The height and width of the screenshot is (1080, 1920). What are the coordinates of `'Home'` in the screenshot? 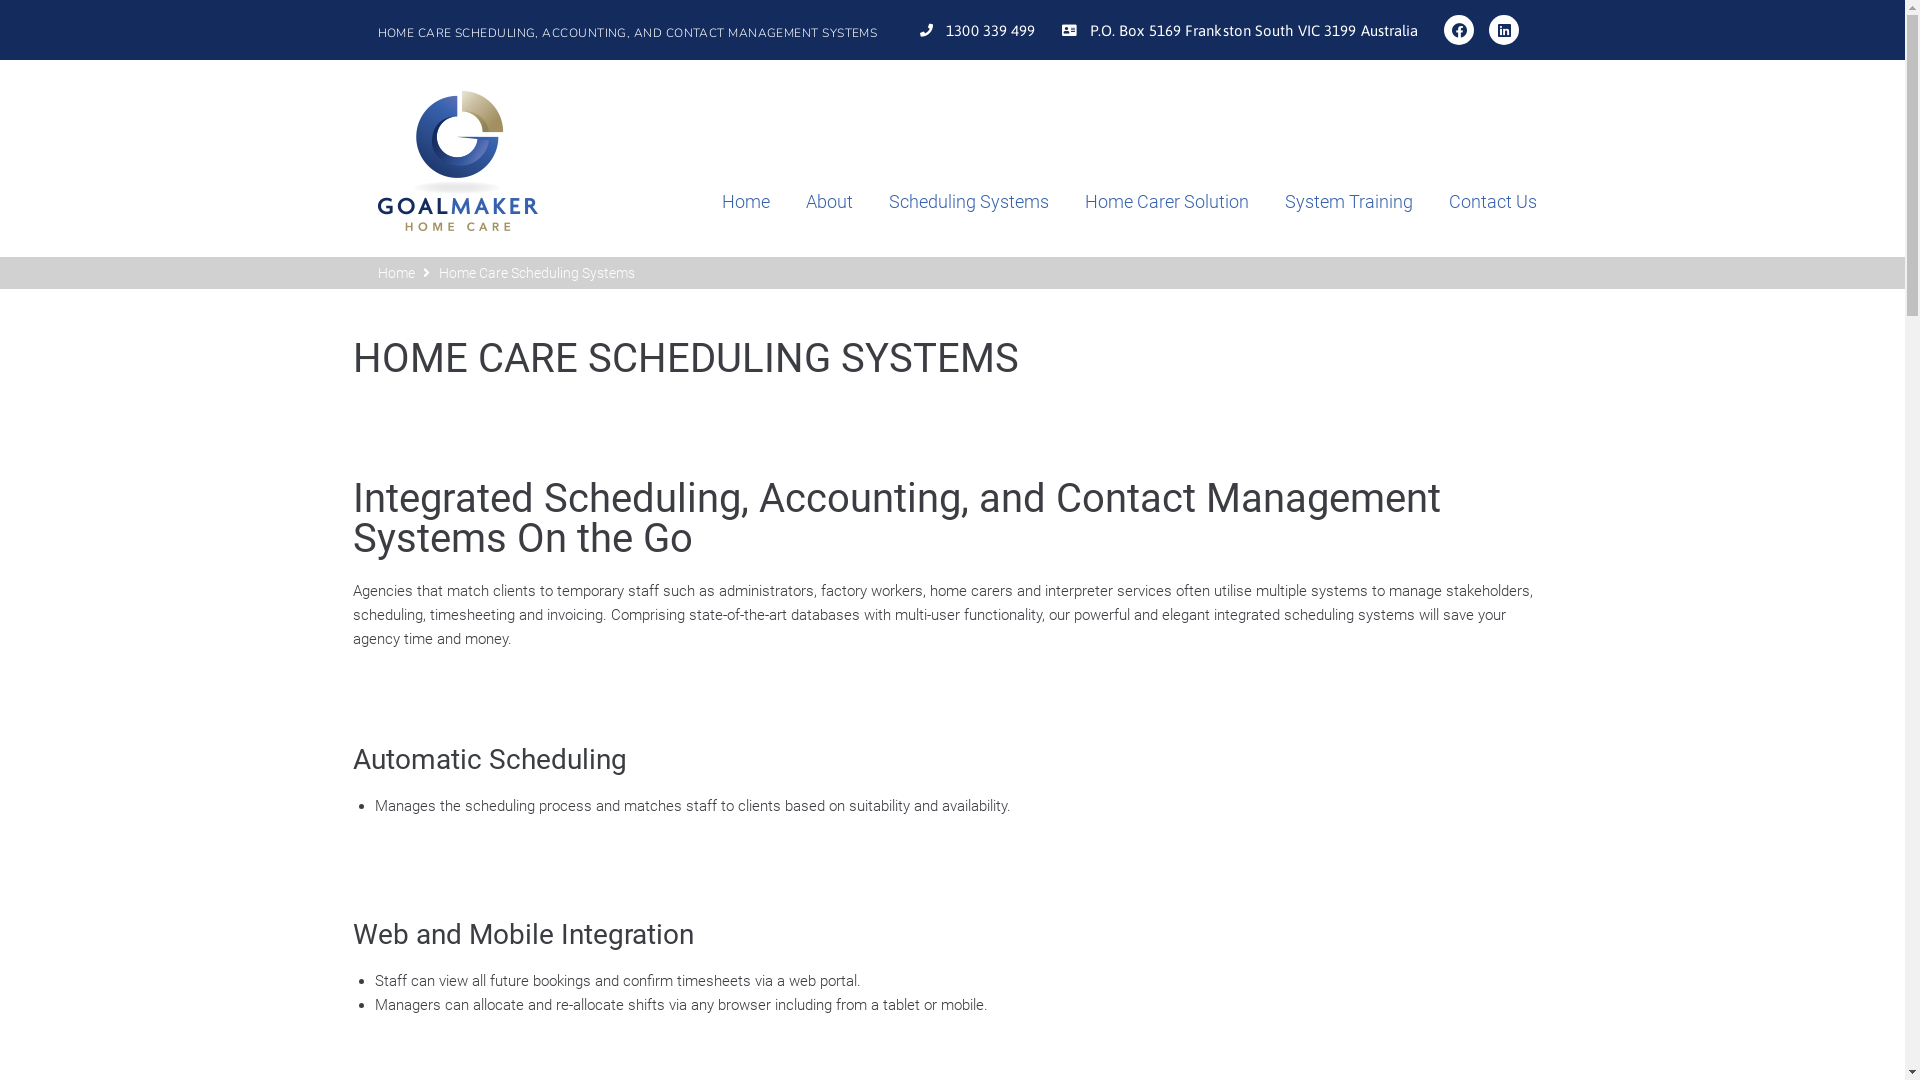 It's located at (378, 273).